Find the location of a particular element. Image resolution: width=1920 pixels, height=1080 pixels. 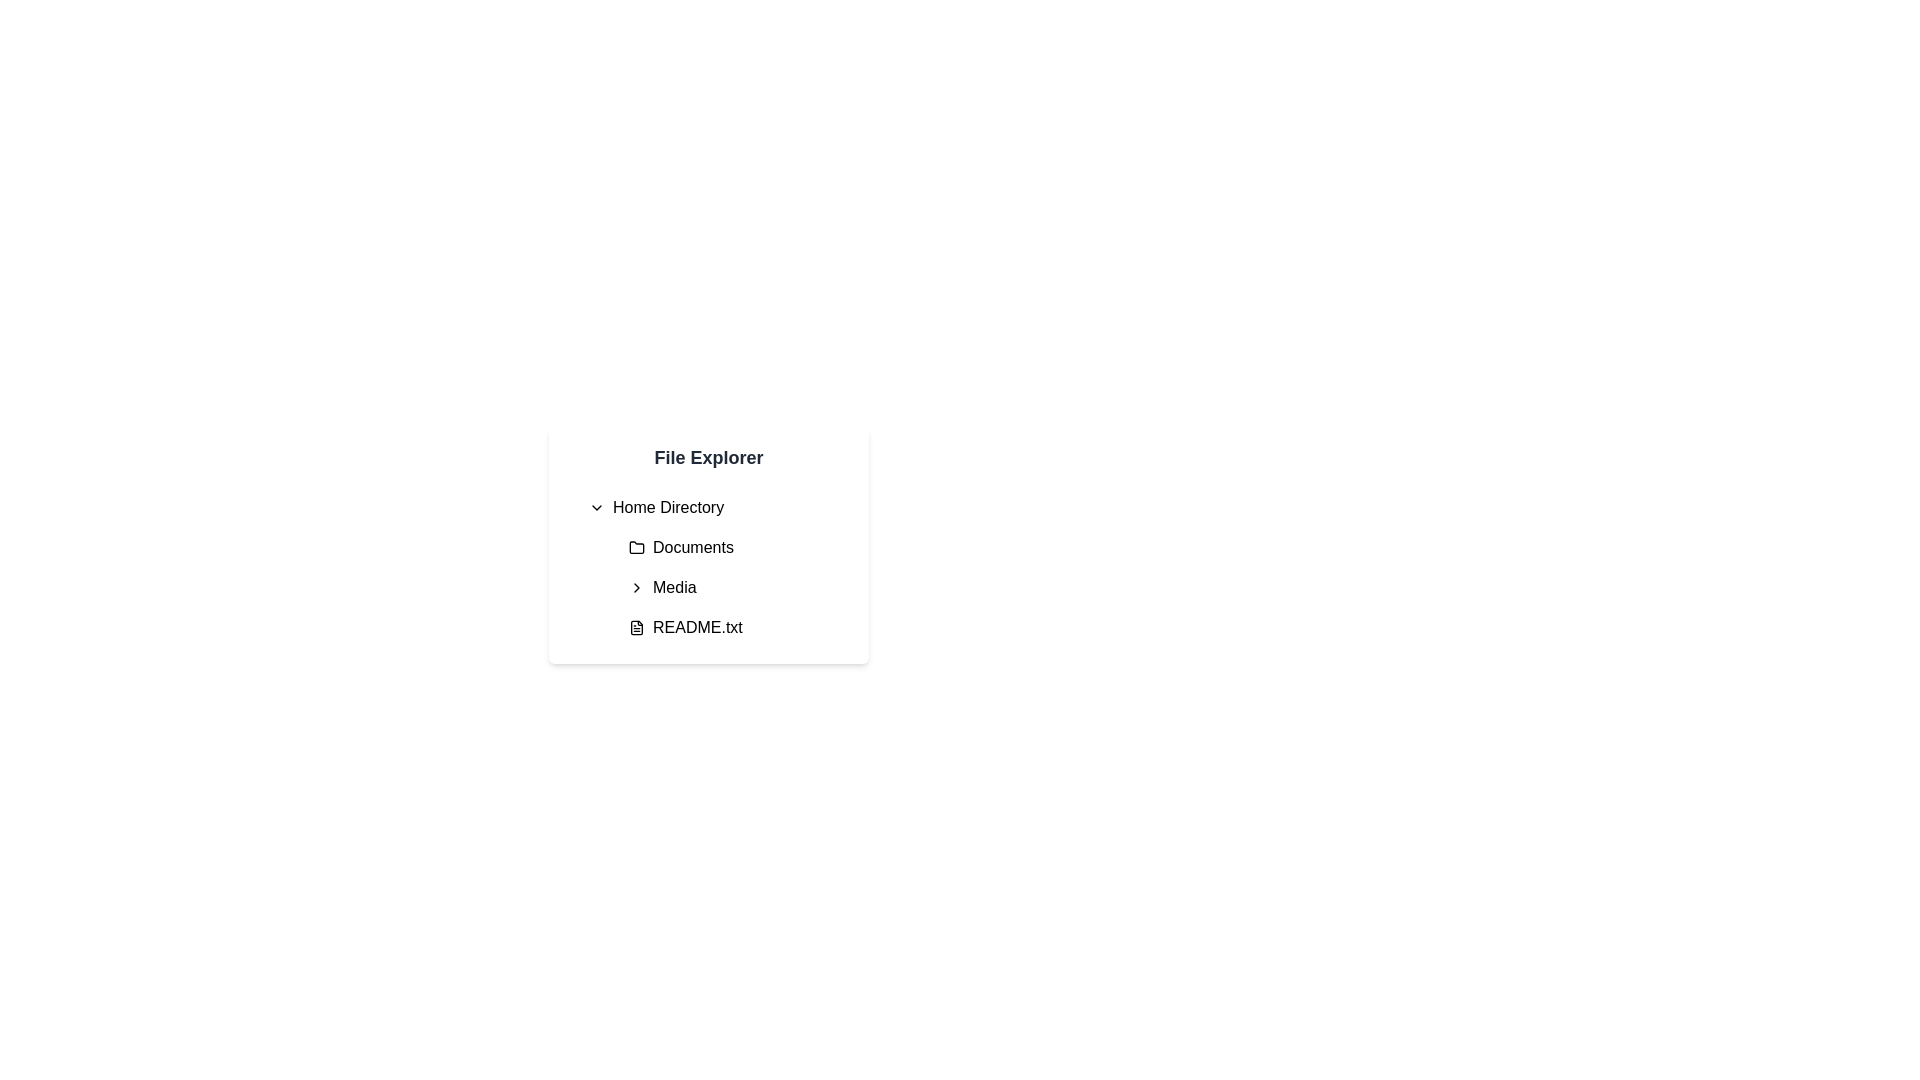

the 'Home Directory' list item is located at coordinates (716, 507).